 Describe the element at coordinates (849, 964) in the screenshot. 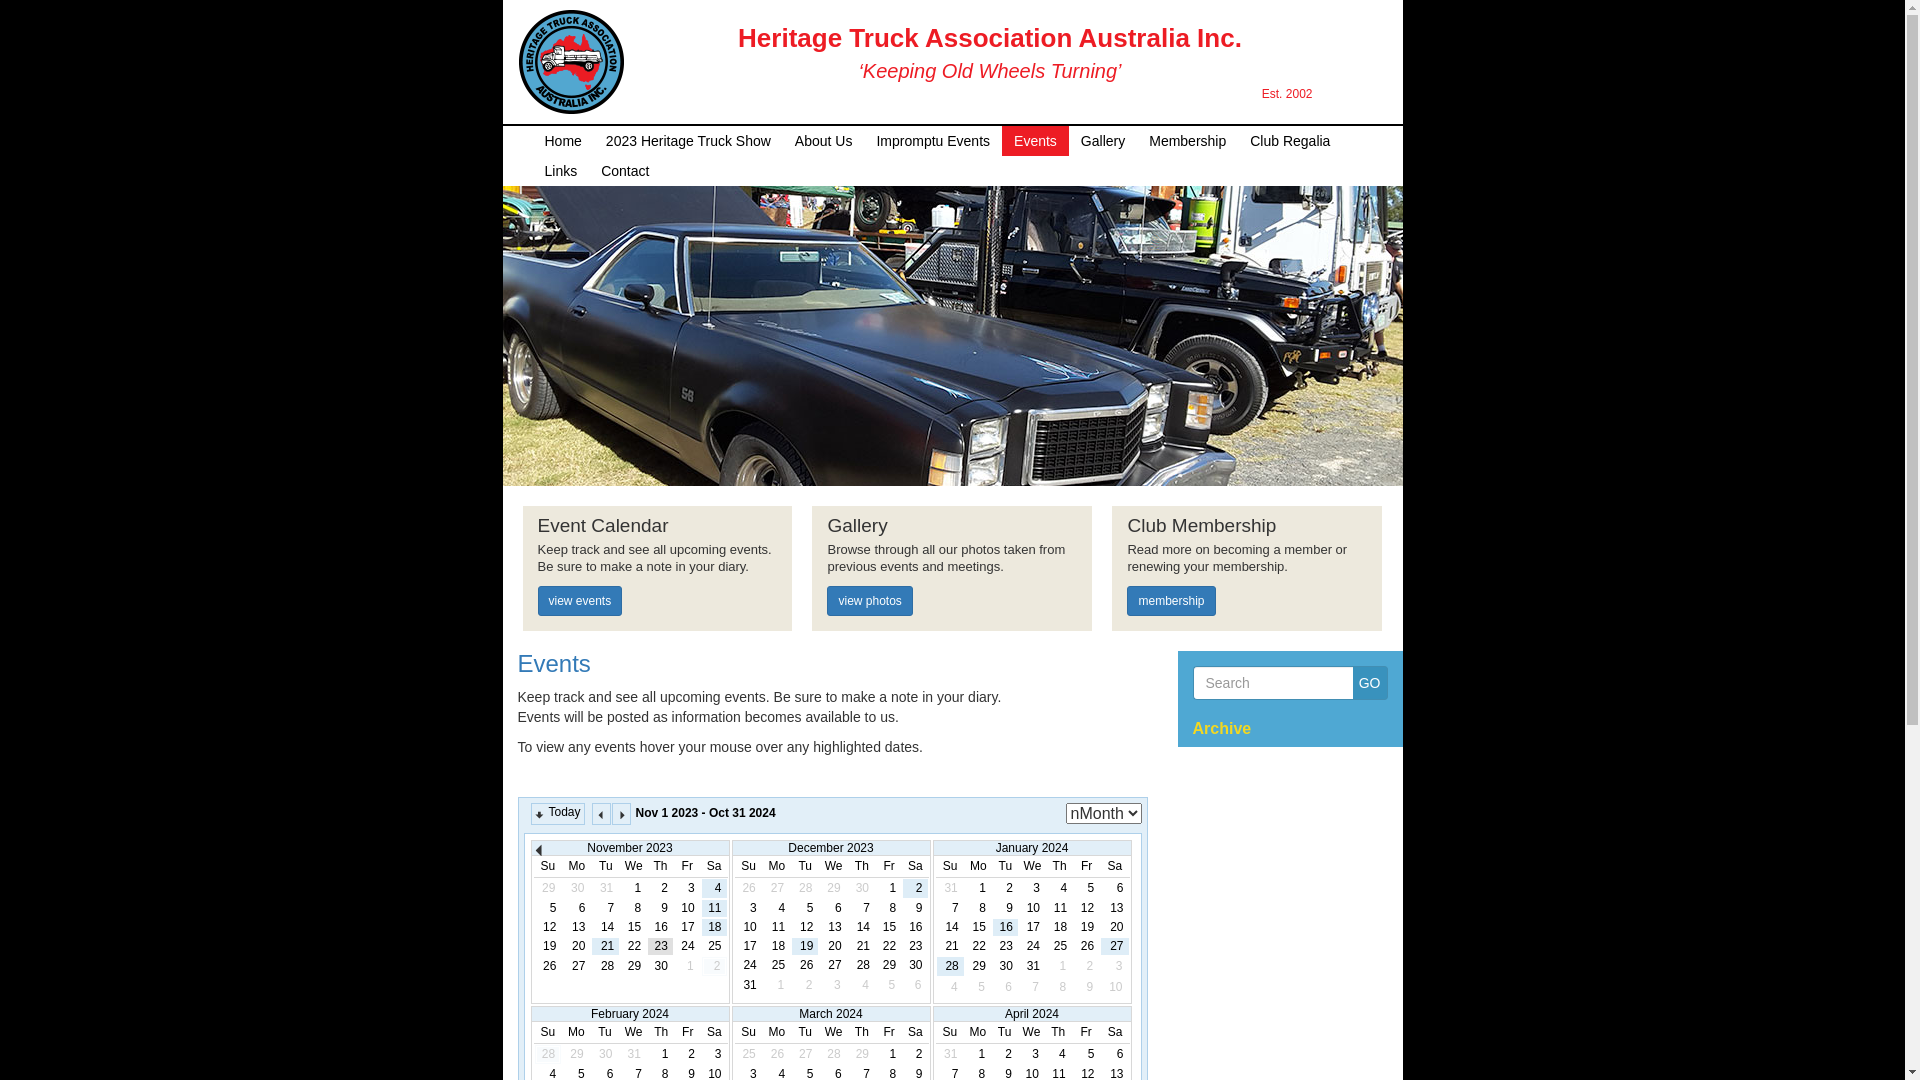

I see `'28'` at that location.